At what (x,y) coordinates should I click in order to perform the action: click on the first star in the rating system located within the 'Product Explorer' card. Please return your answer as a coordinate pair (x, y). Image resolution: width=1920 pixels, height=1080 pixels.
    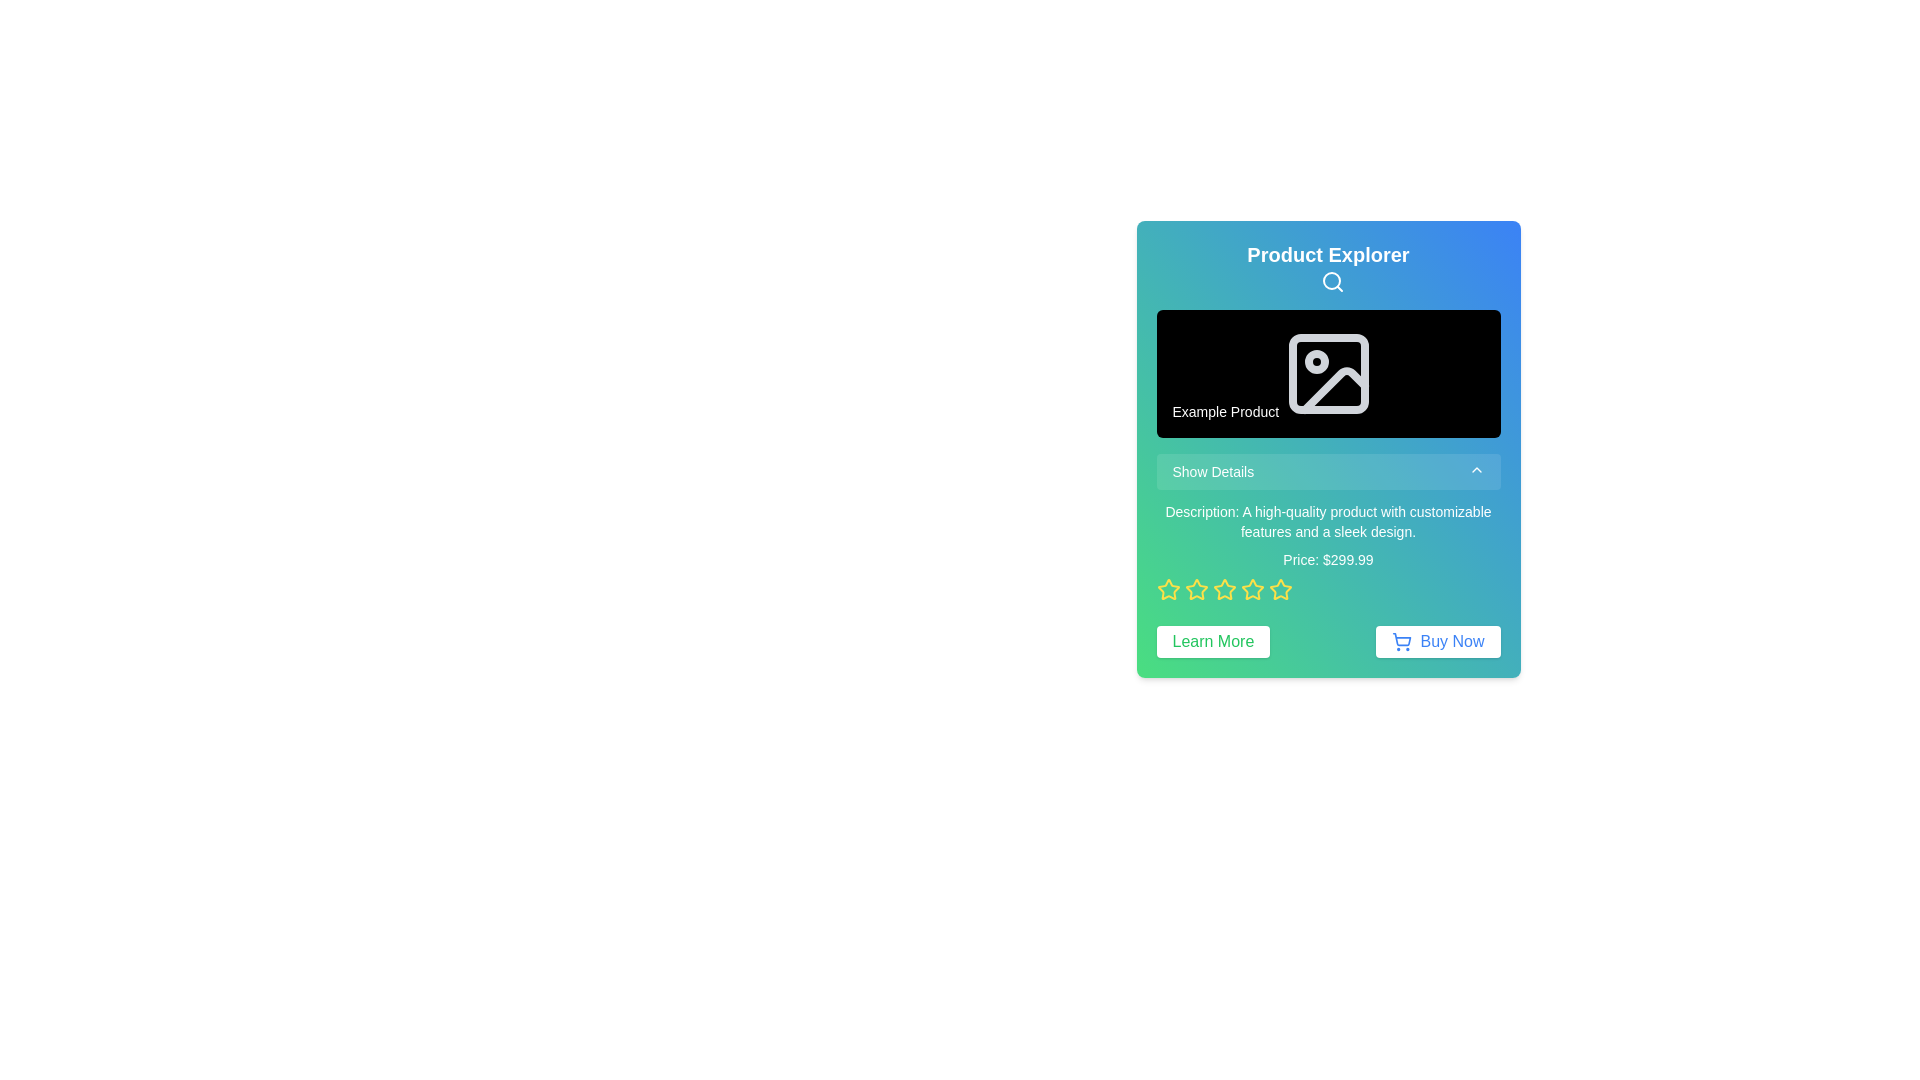
    Looking at the image, I should click on (1196, 588).